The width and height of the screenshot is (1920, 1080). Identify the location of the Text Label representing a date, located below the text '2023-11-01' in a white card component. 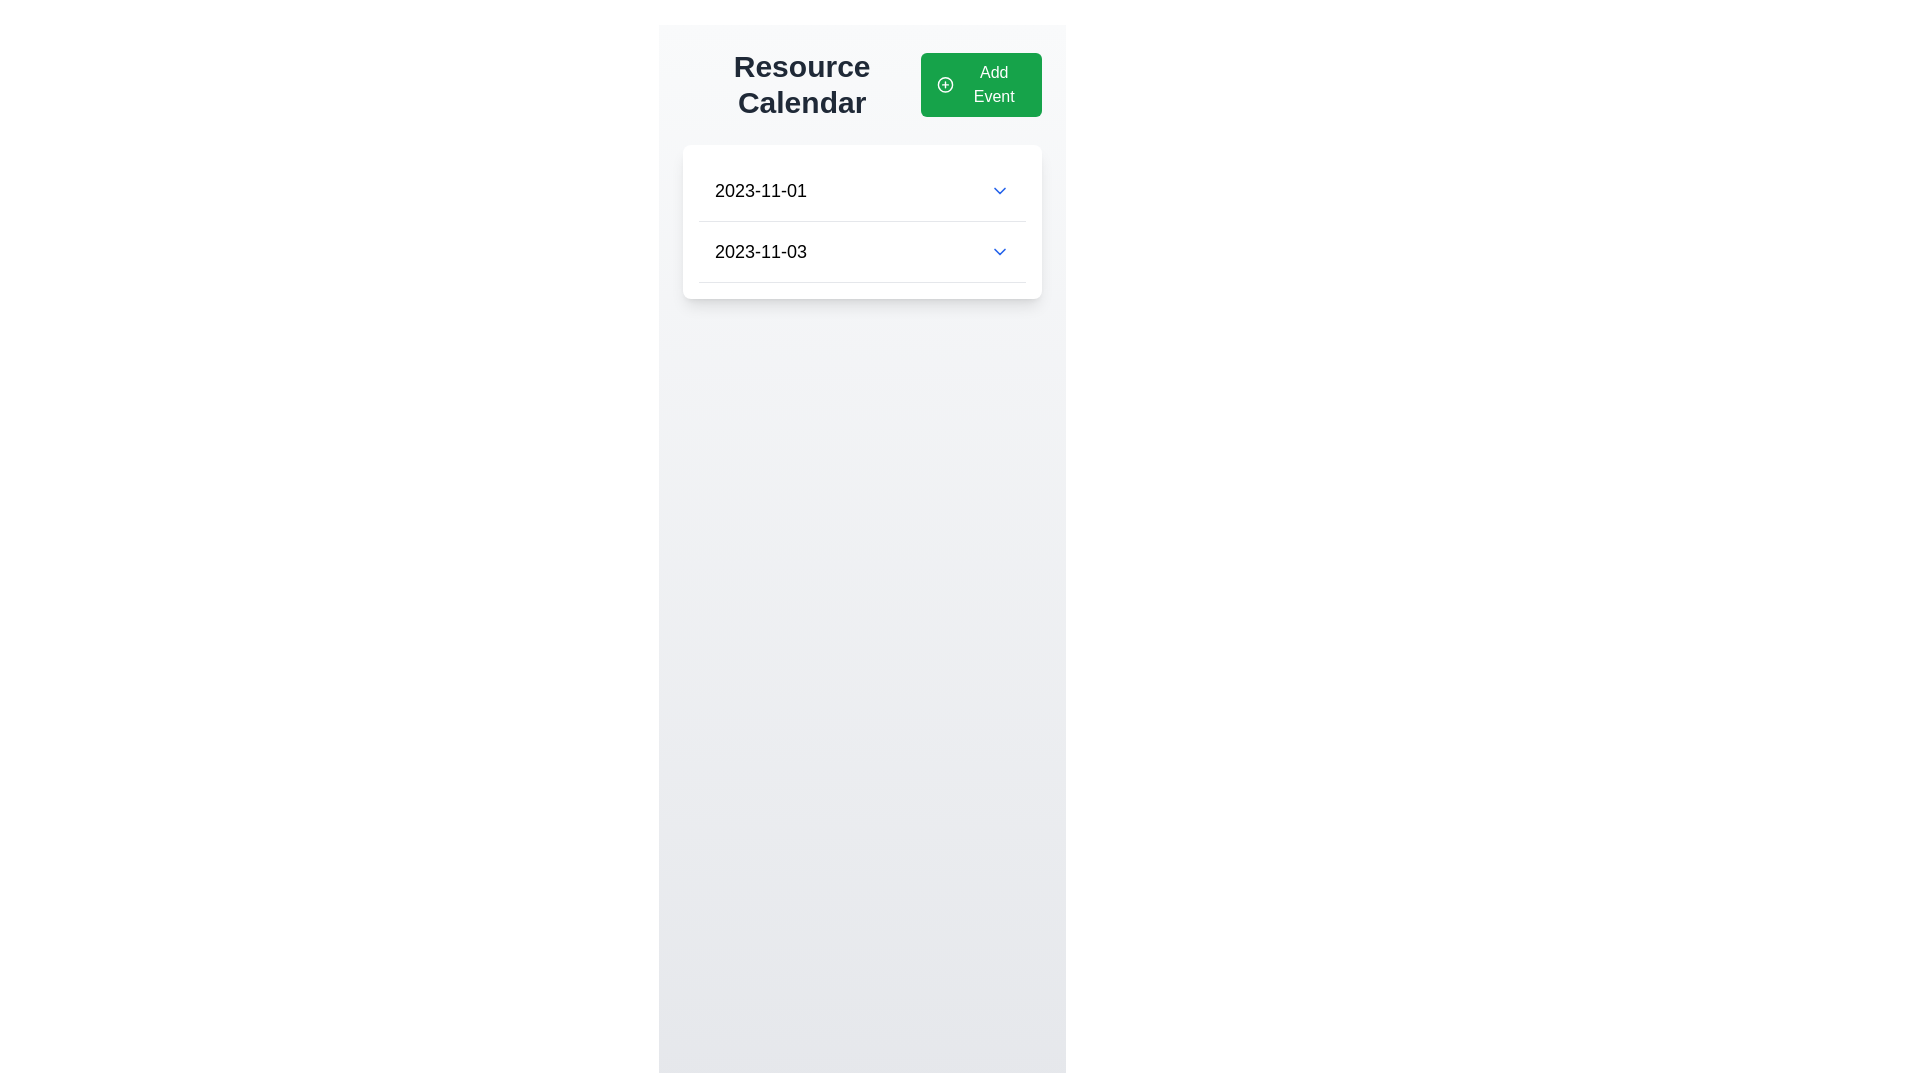
(760, 250).